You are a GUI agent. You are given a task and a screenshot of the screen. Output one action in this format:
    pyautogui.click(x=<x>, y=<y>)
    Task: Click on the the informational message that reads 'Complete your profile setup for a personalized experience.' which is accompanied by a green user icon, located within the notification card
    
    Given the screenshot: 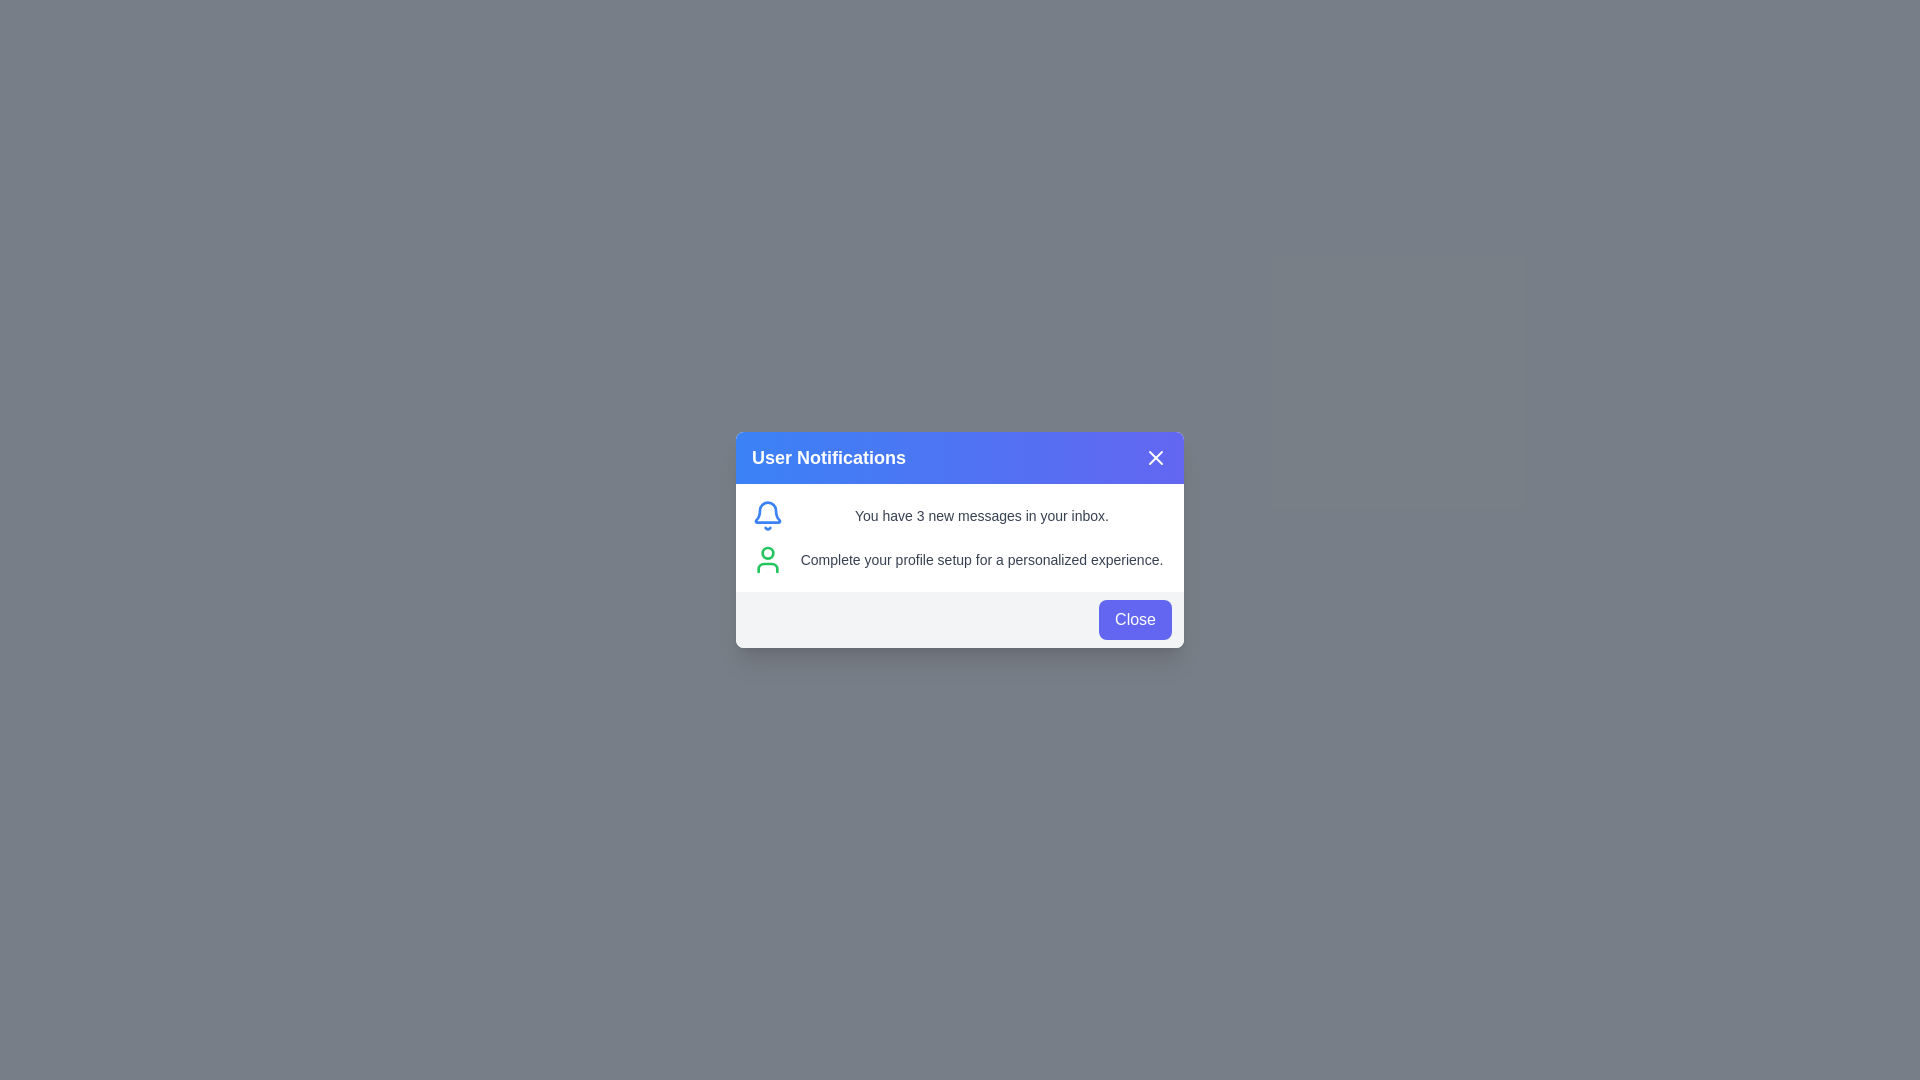 What is the action you would take?
    pyautogui.click(x=960, y=559)
    